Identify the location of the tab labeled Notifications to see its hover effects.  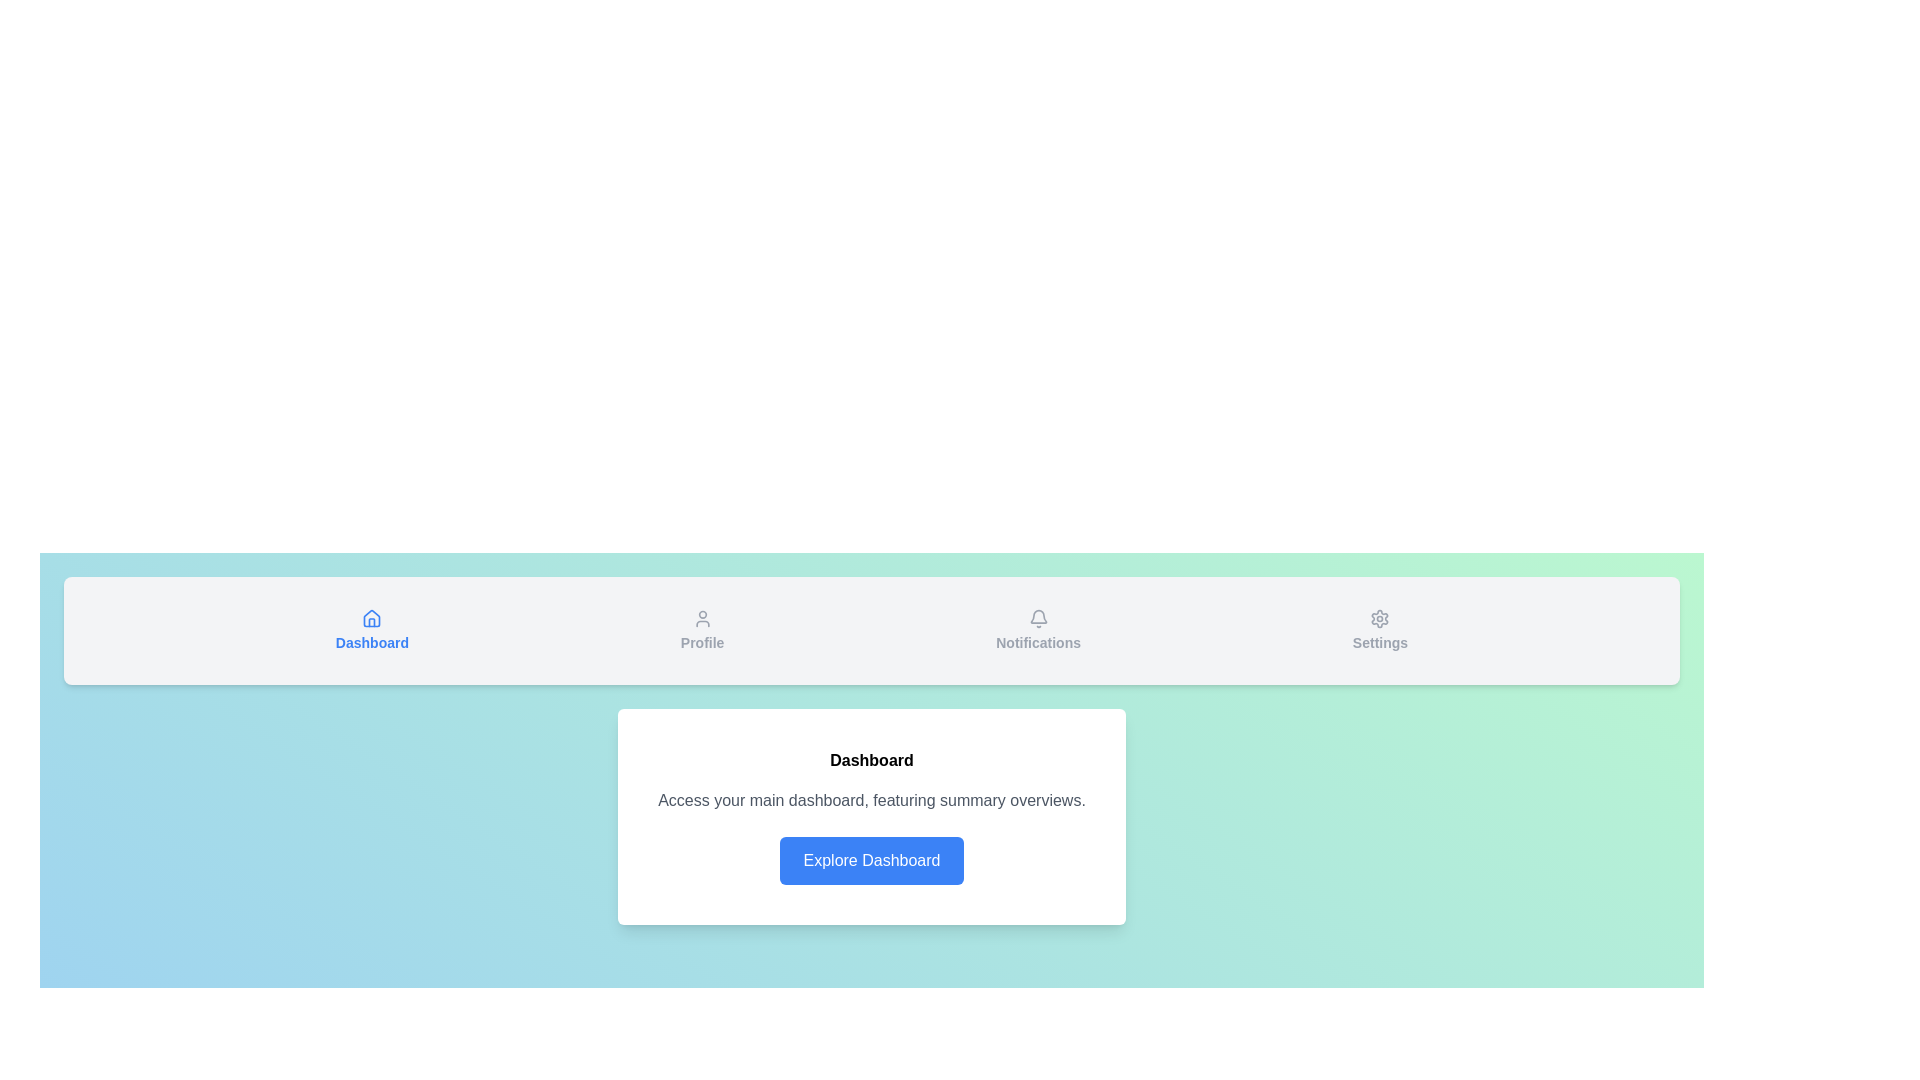
(1038, 631).